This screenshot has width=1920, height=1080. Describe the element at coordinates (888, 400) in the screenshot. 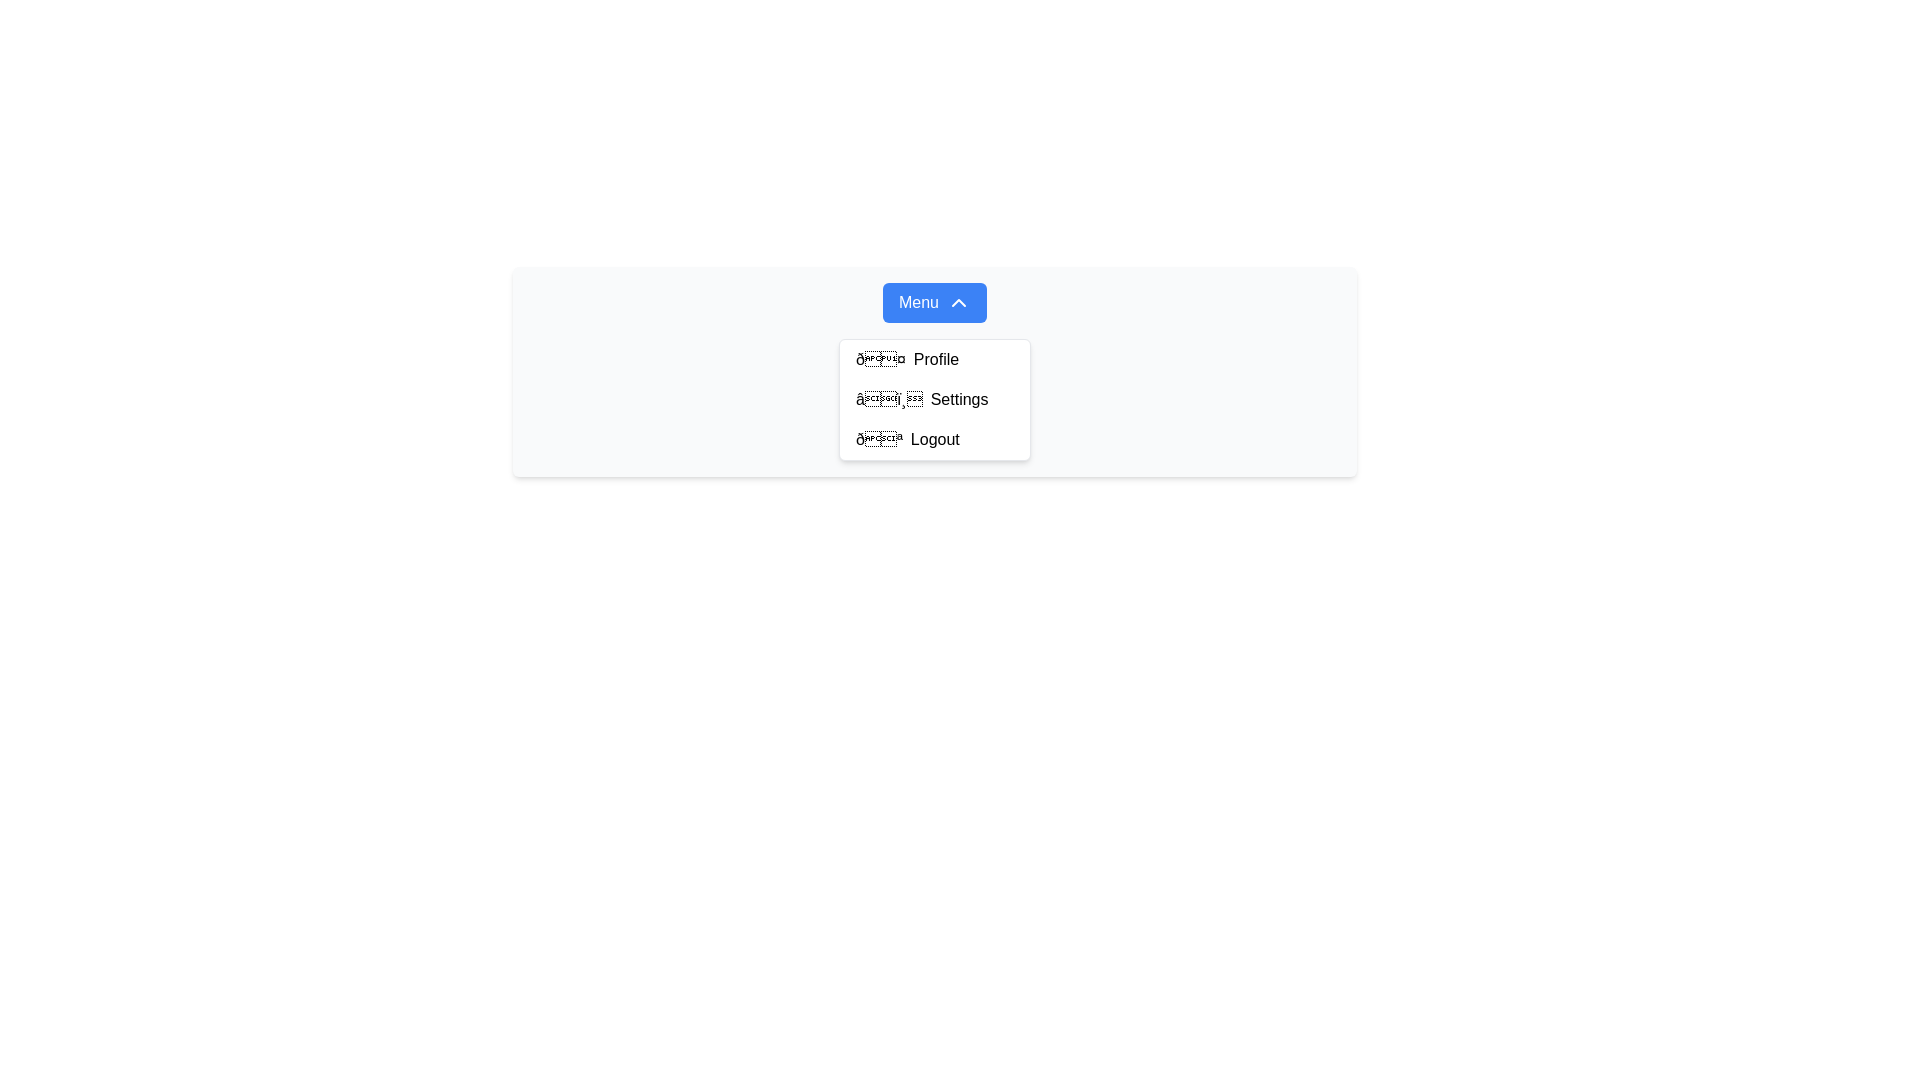

I see `the settings icon located in the dropdown menu beneath the blue 'Menu' button, positioned to the left of the 'Settings' text` at that location.